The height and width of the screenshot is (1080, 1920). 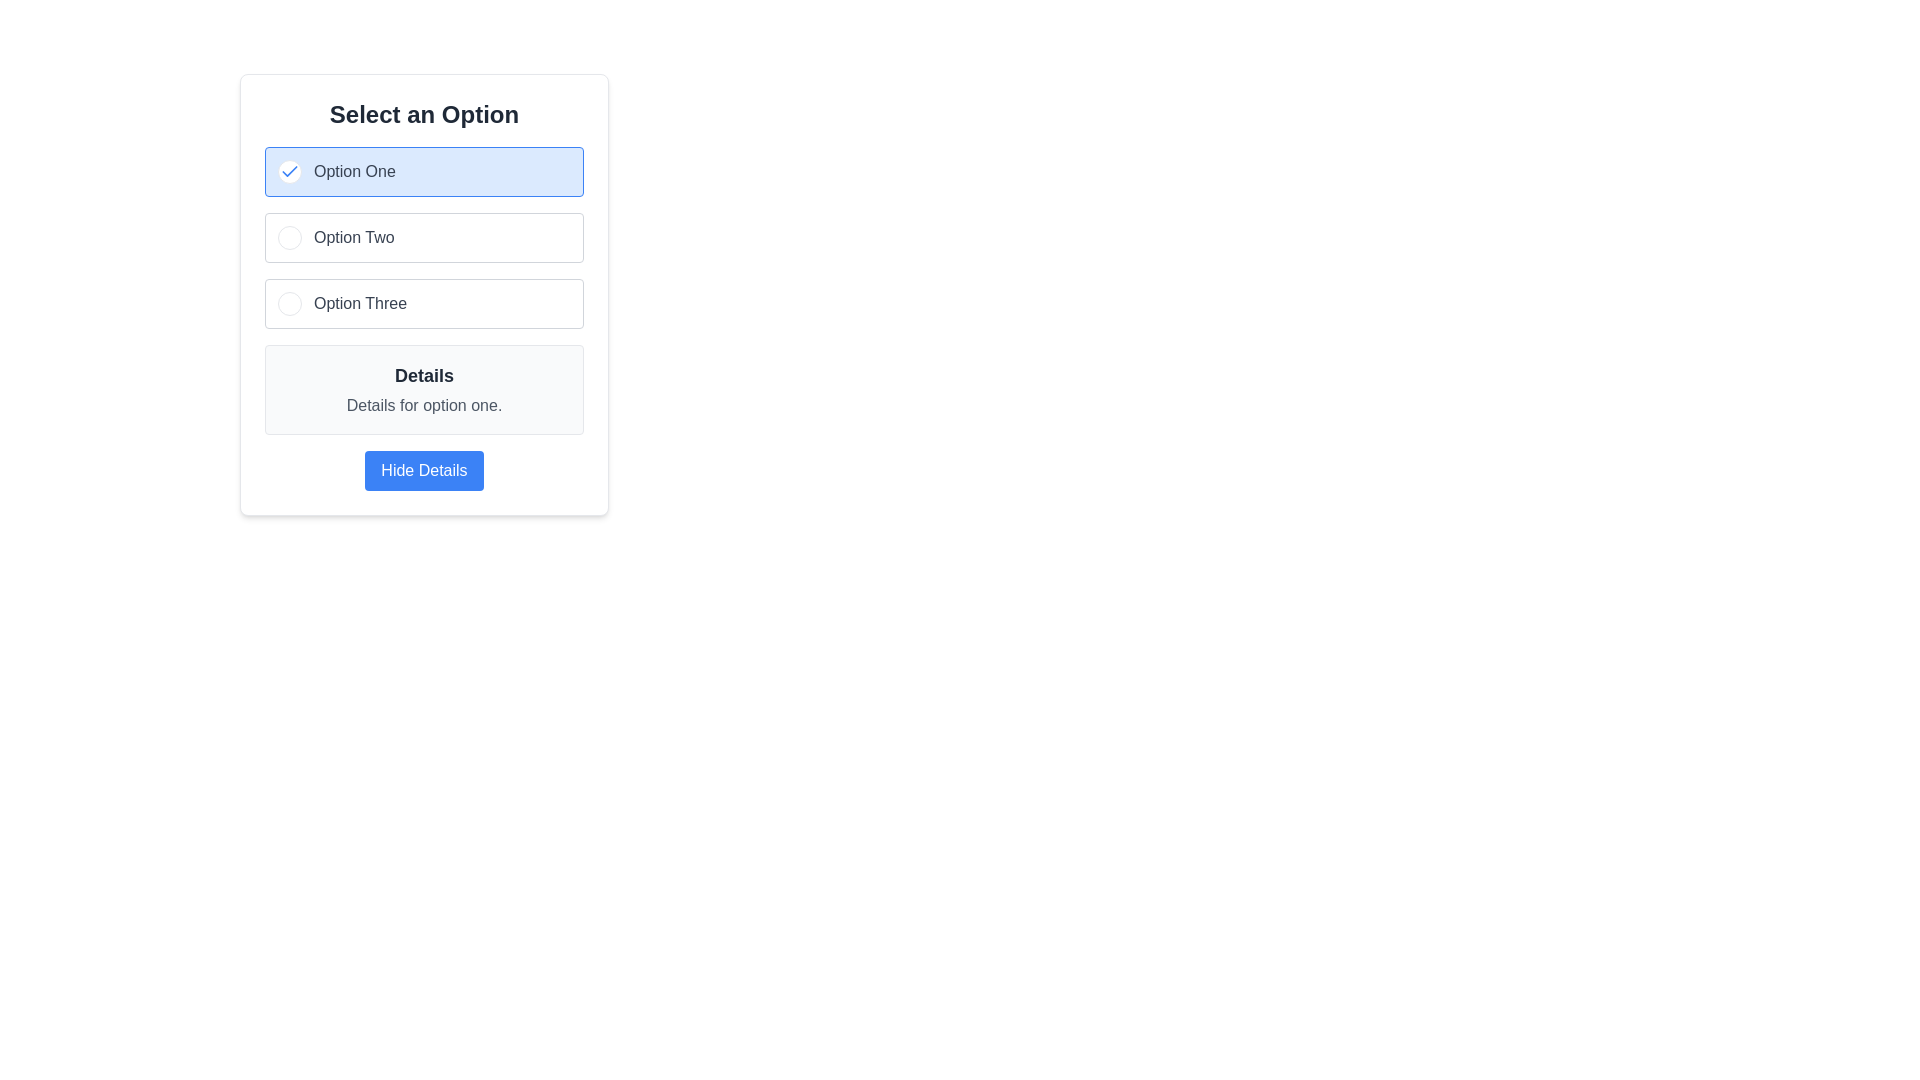 I want to click on the text label for 'Option Two', which is positioned to the right of the circular radio button and directly below 'Option One', so click(x=354, y=237).